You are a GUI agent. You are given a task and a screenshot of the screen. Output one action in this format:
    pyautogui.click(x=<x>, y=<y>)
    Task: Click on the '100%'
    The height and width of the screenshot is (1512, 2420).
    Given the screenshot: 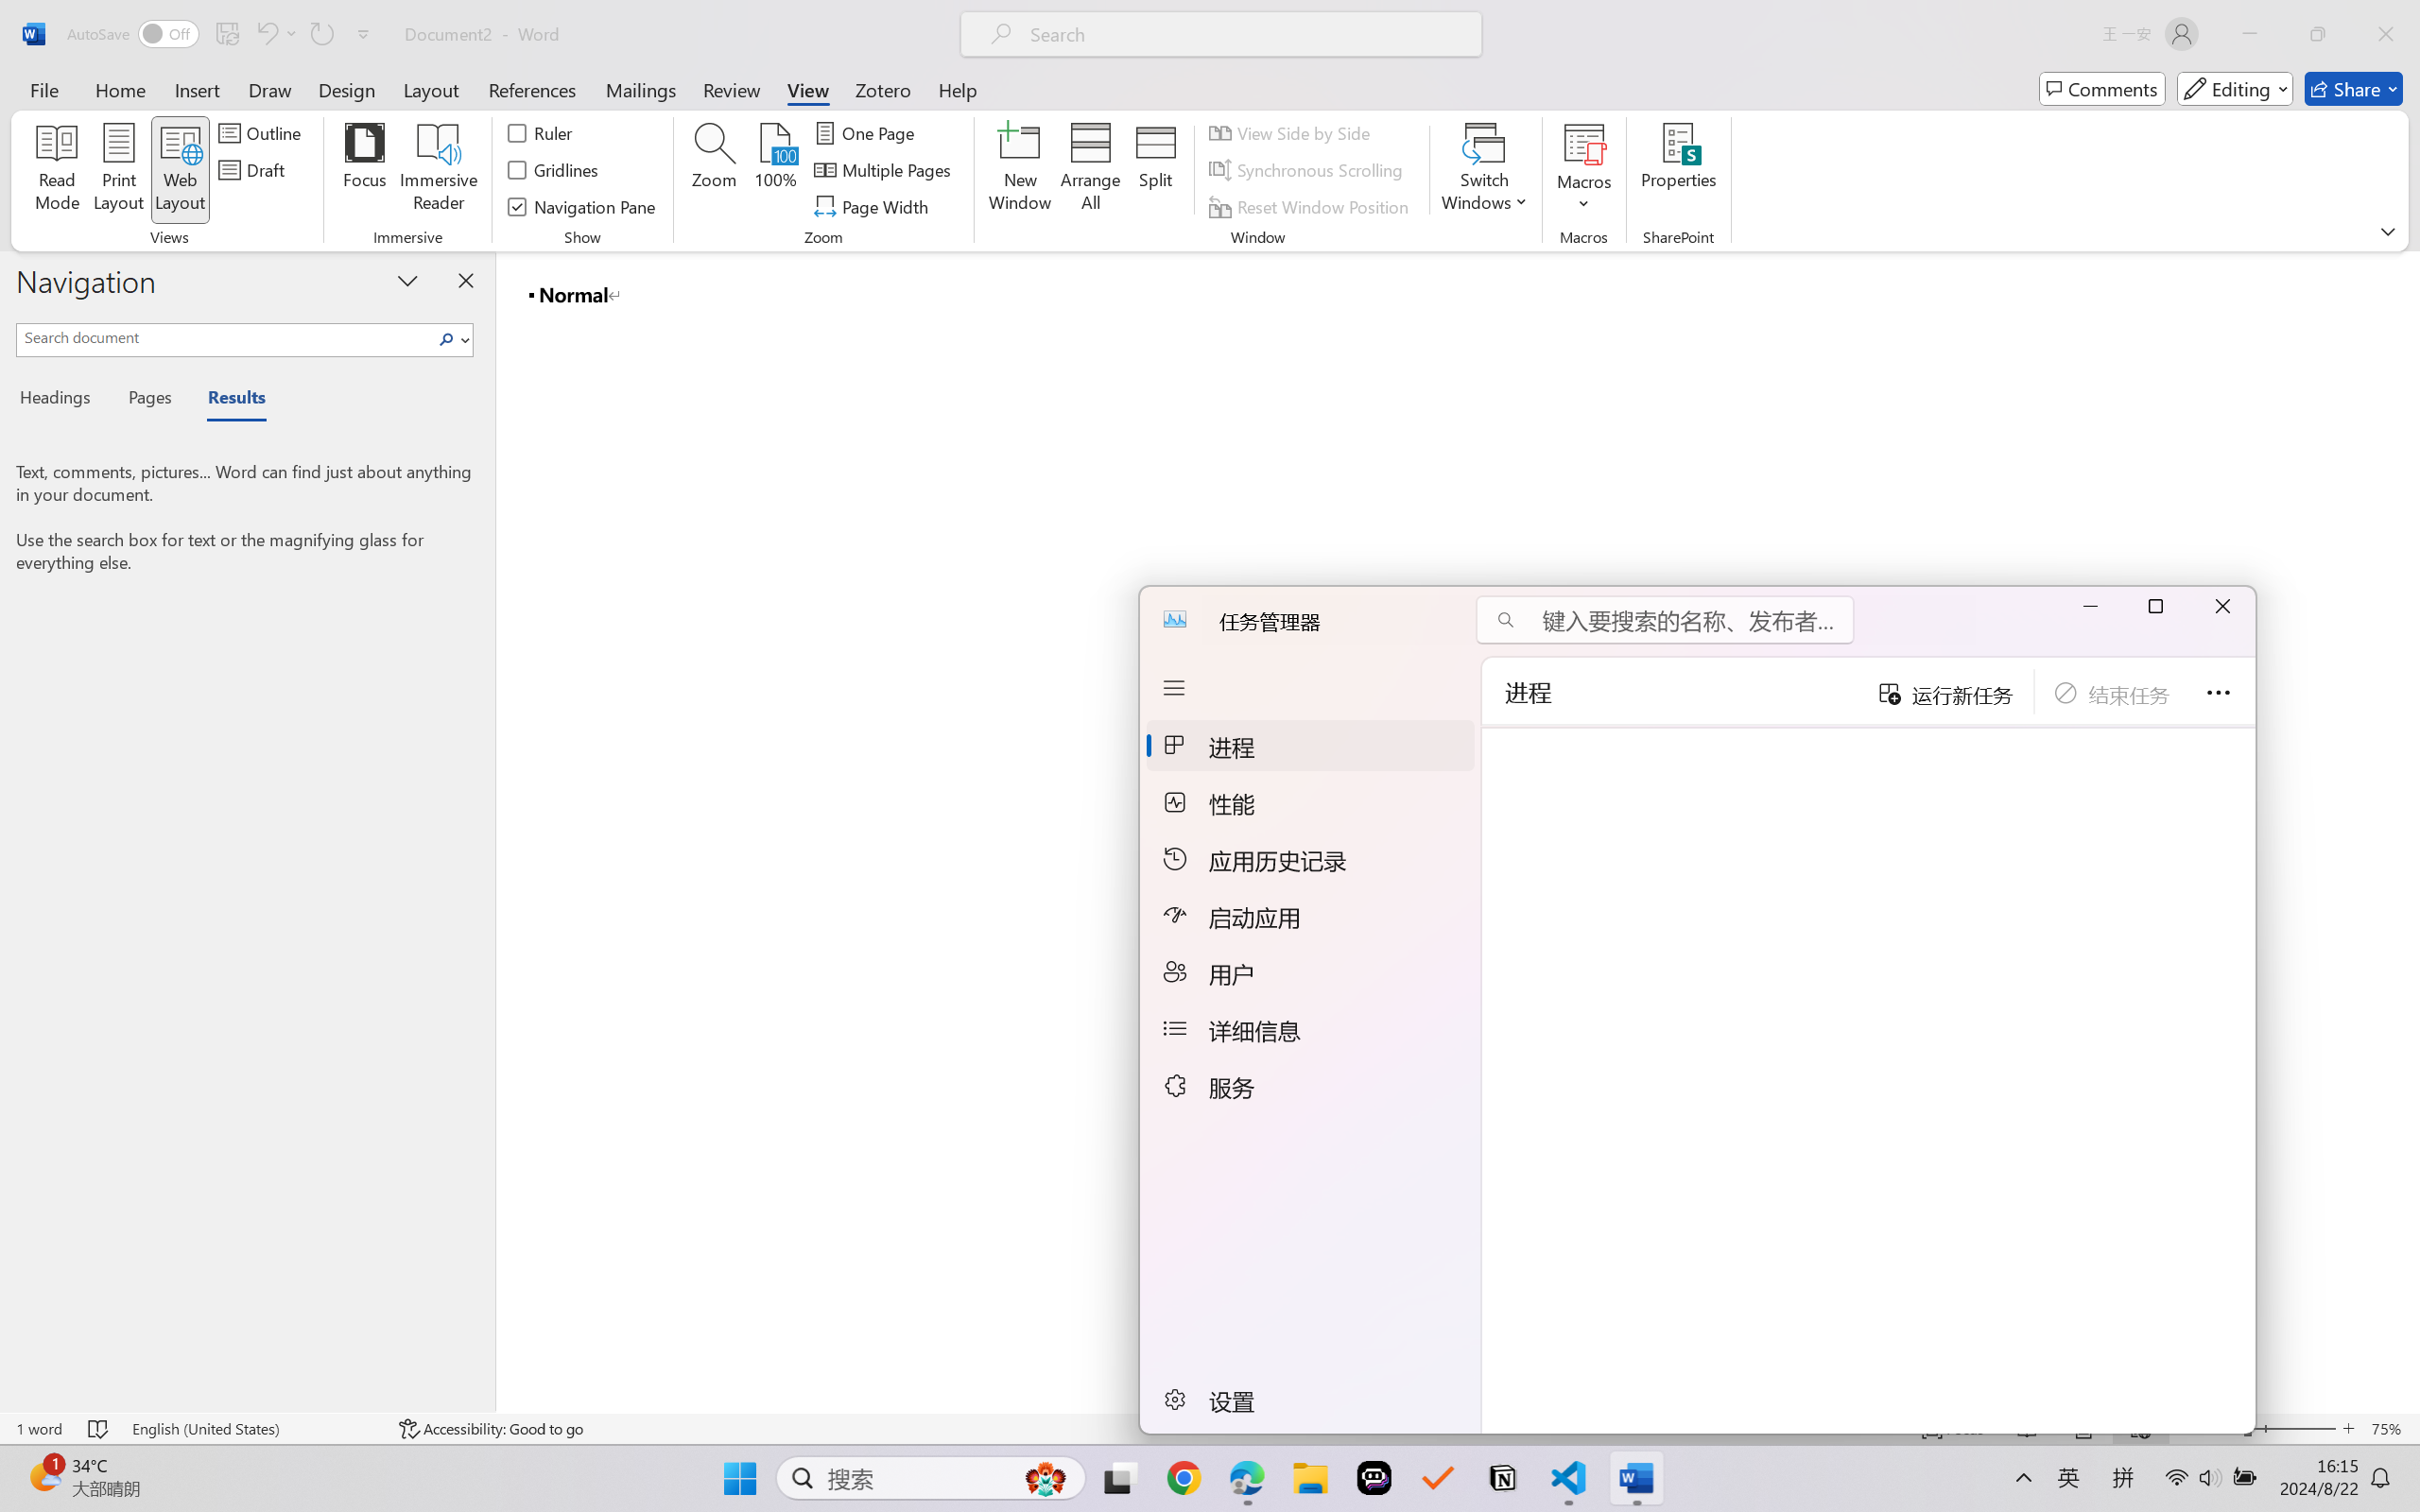 What is the action you would take?
    pyautogui.click(x=775, y=170)
    